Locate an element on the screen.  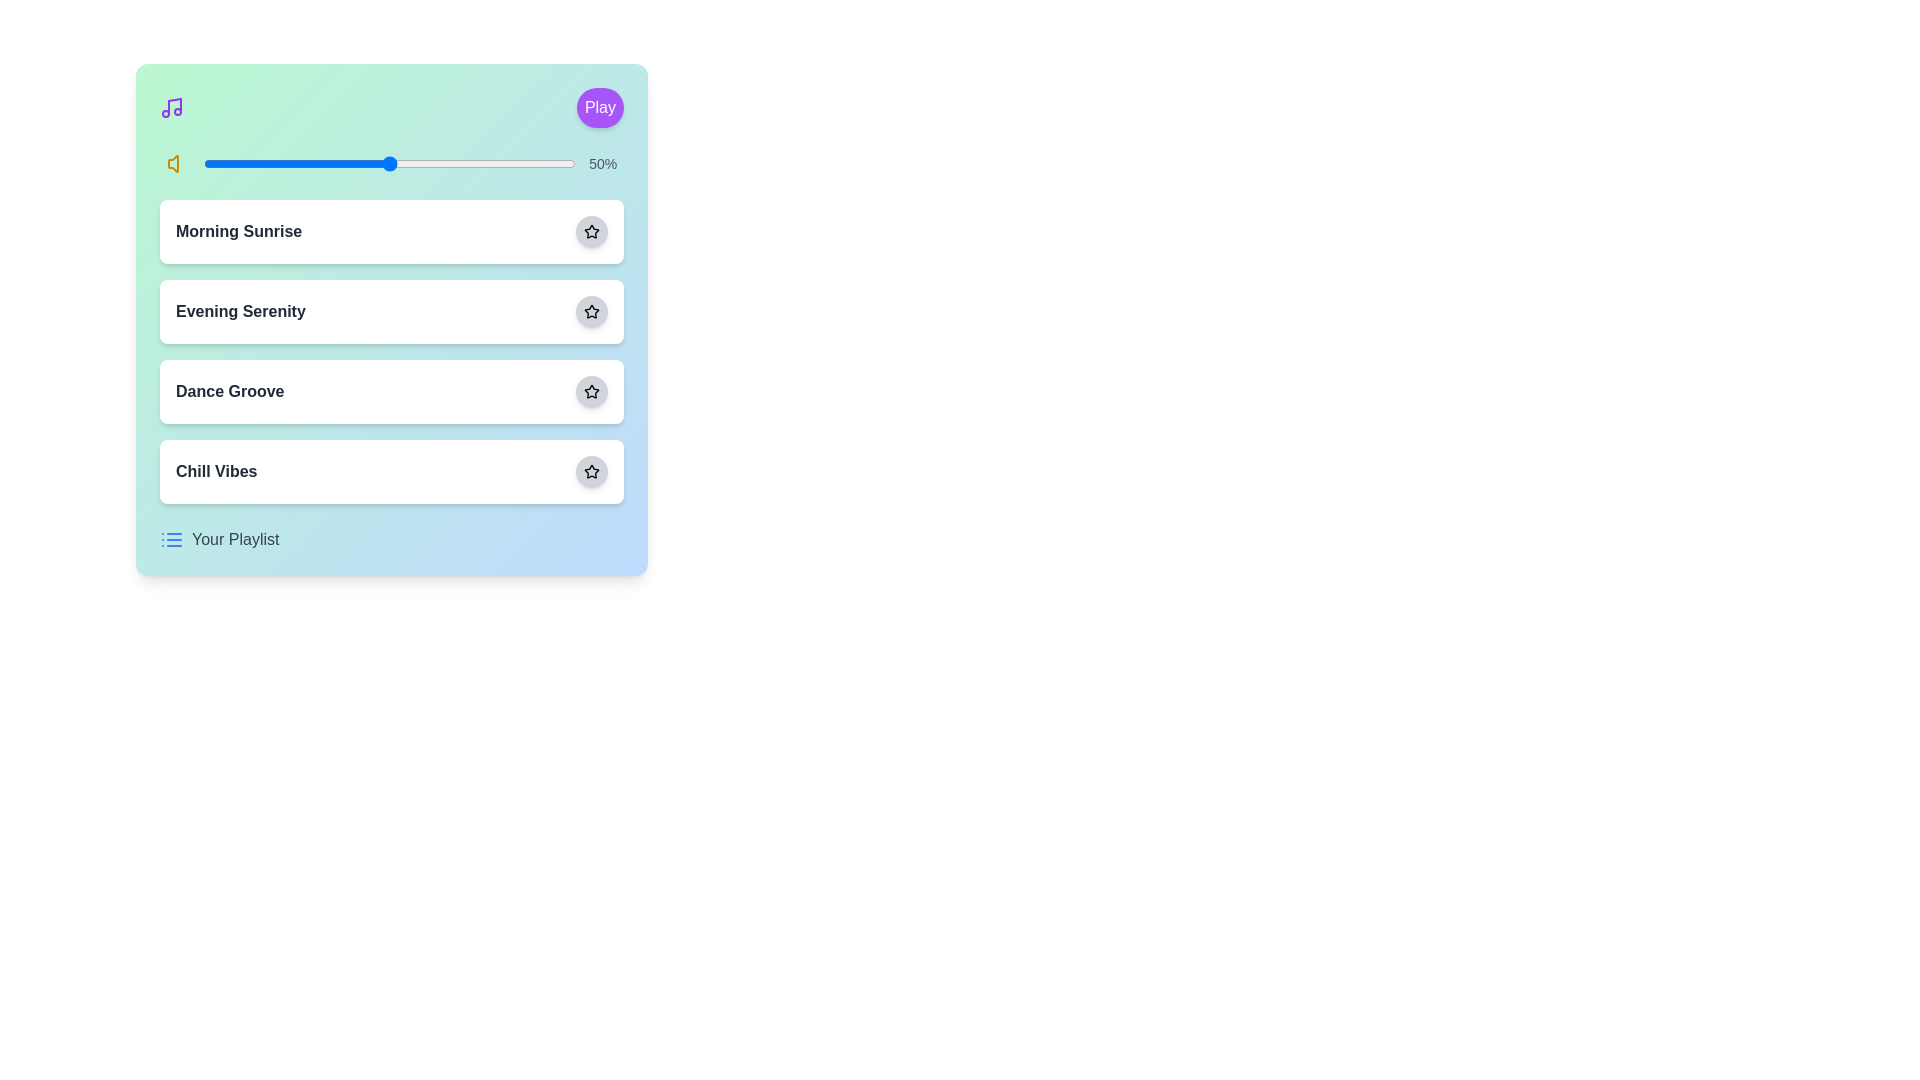
the star-shaped interactive icon is located at coordinates (589, 311).